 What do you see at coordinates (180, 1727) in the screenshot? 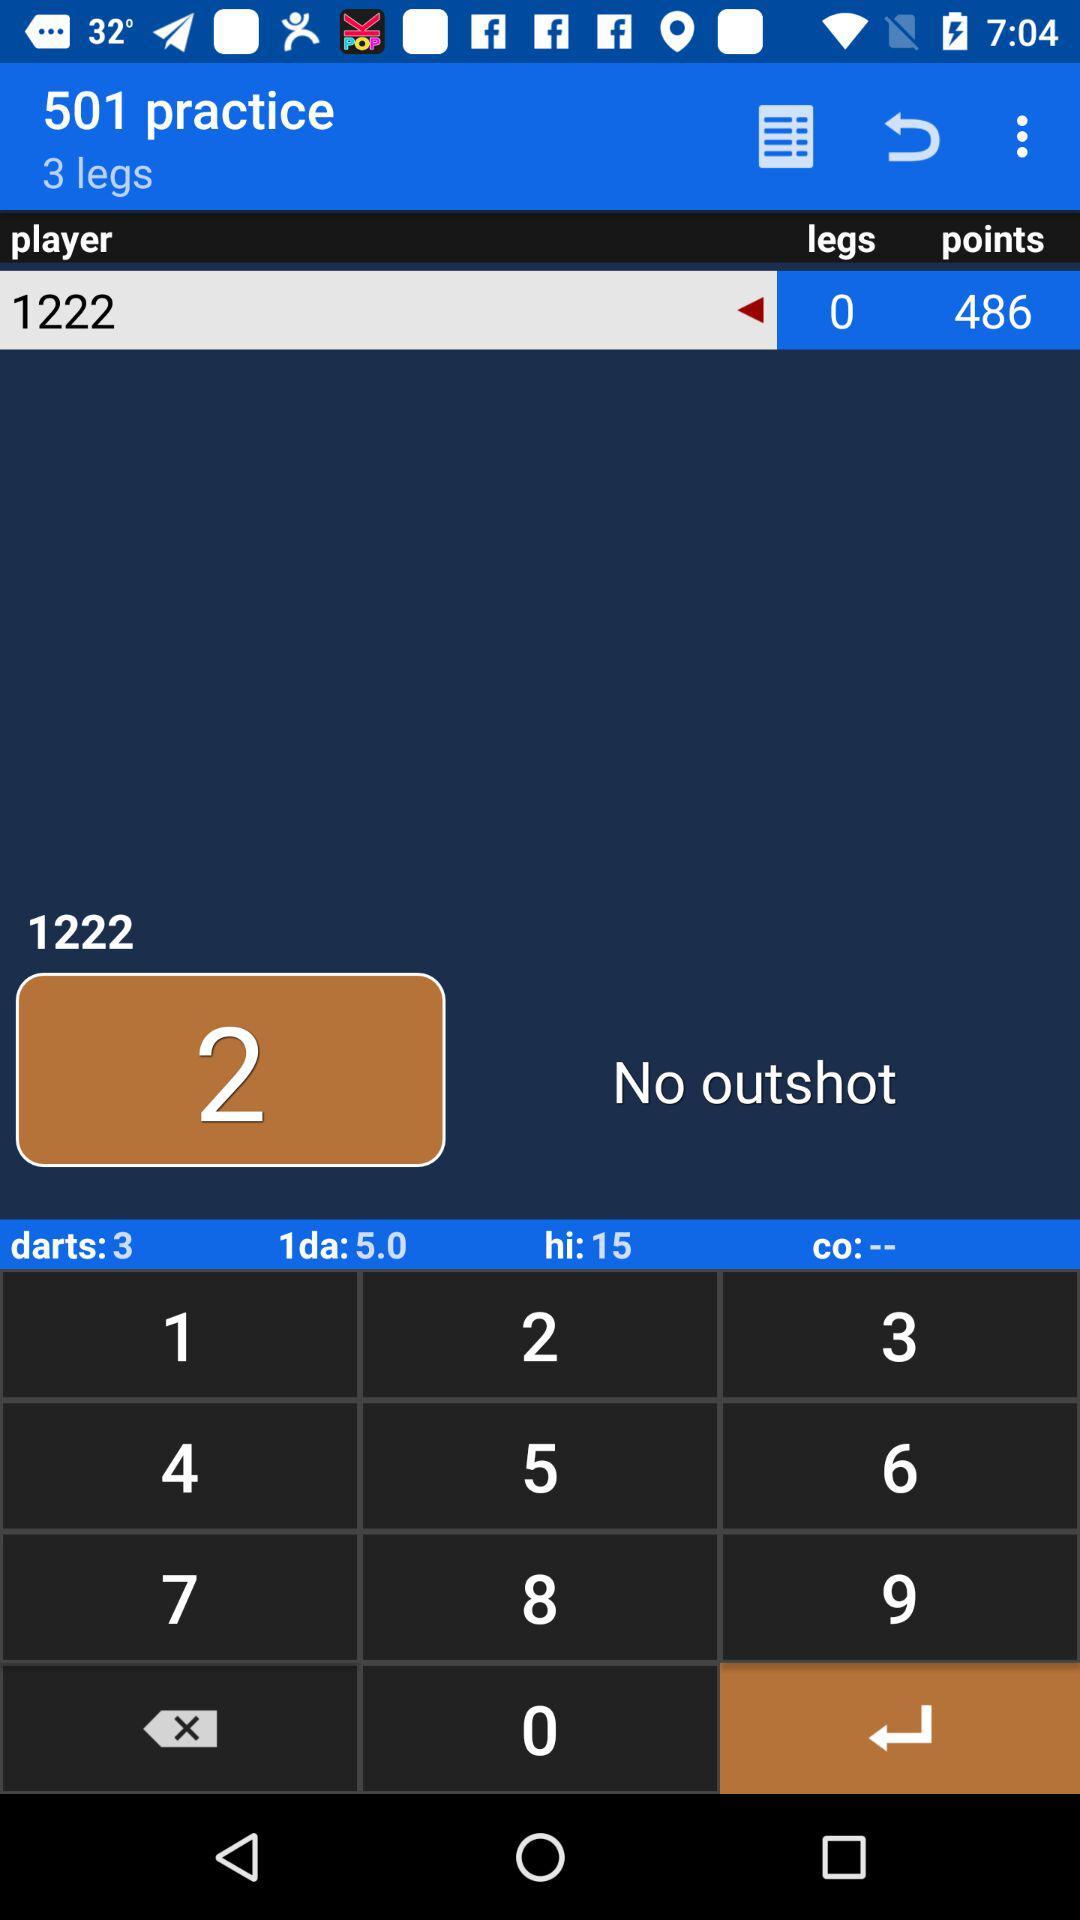
I see `item below 7 icon` at bounding box center [180, 1727].